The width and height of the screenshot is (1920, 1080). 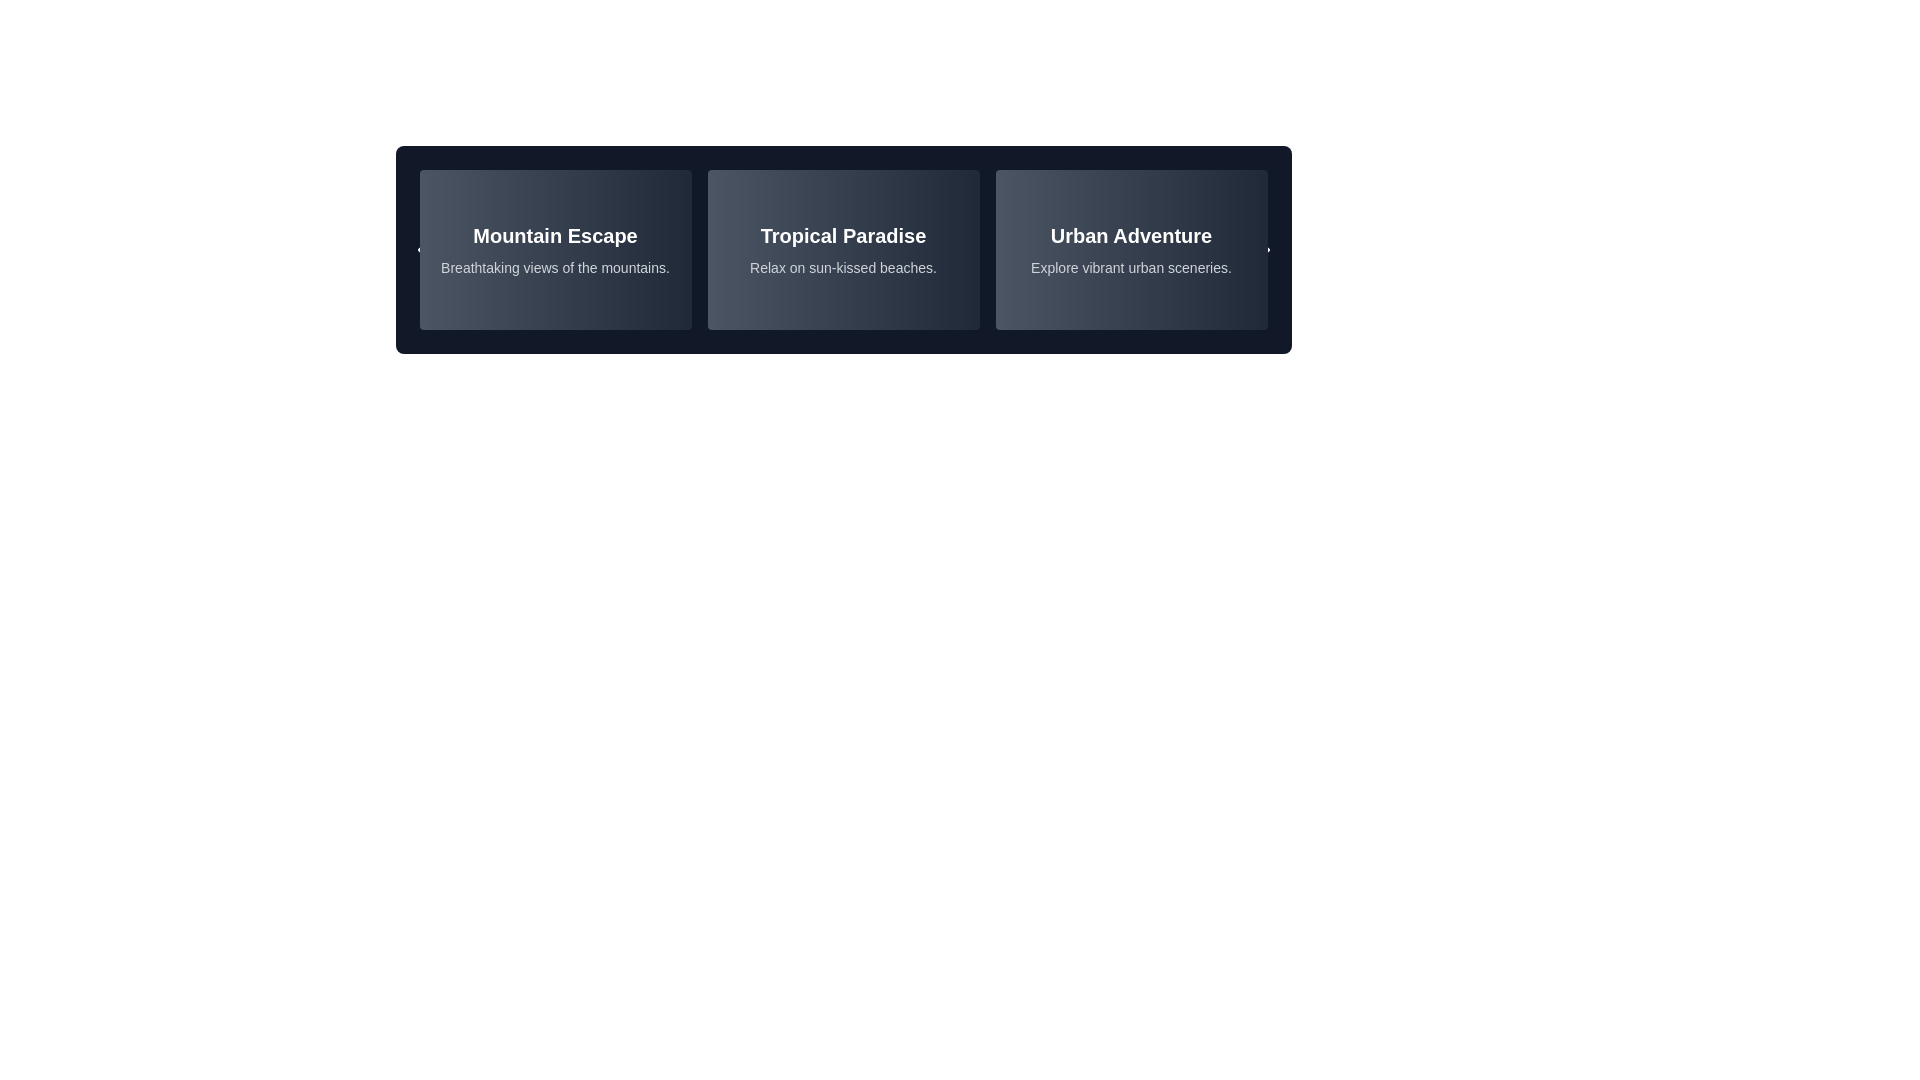 What do you see at coordinates (843, 266) in the screenshot?
I see `the text label that says 'Relax on sun-kissed beaches.' which is styled in small-sized gray font on a dark background, located below the title 'Tropical Paradise' in the central panel` at bounding box center [843, 266].